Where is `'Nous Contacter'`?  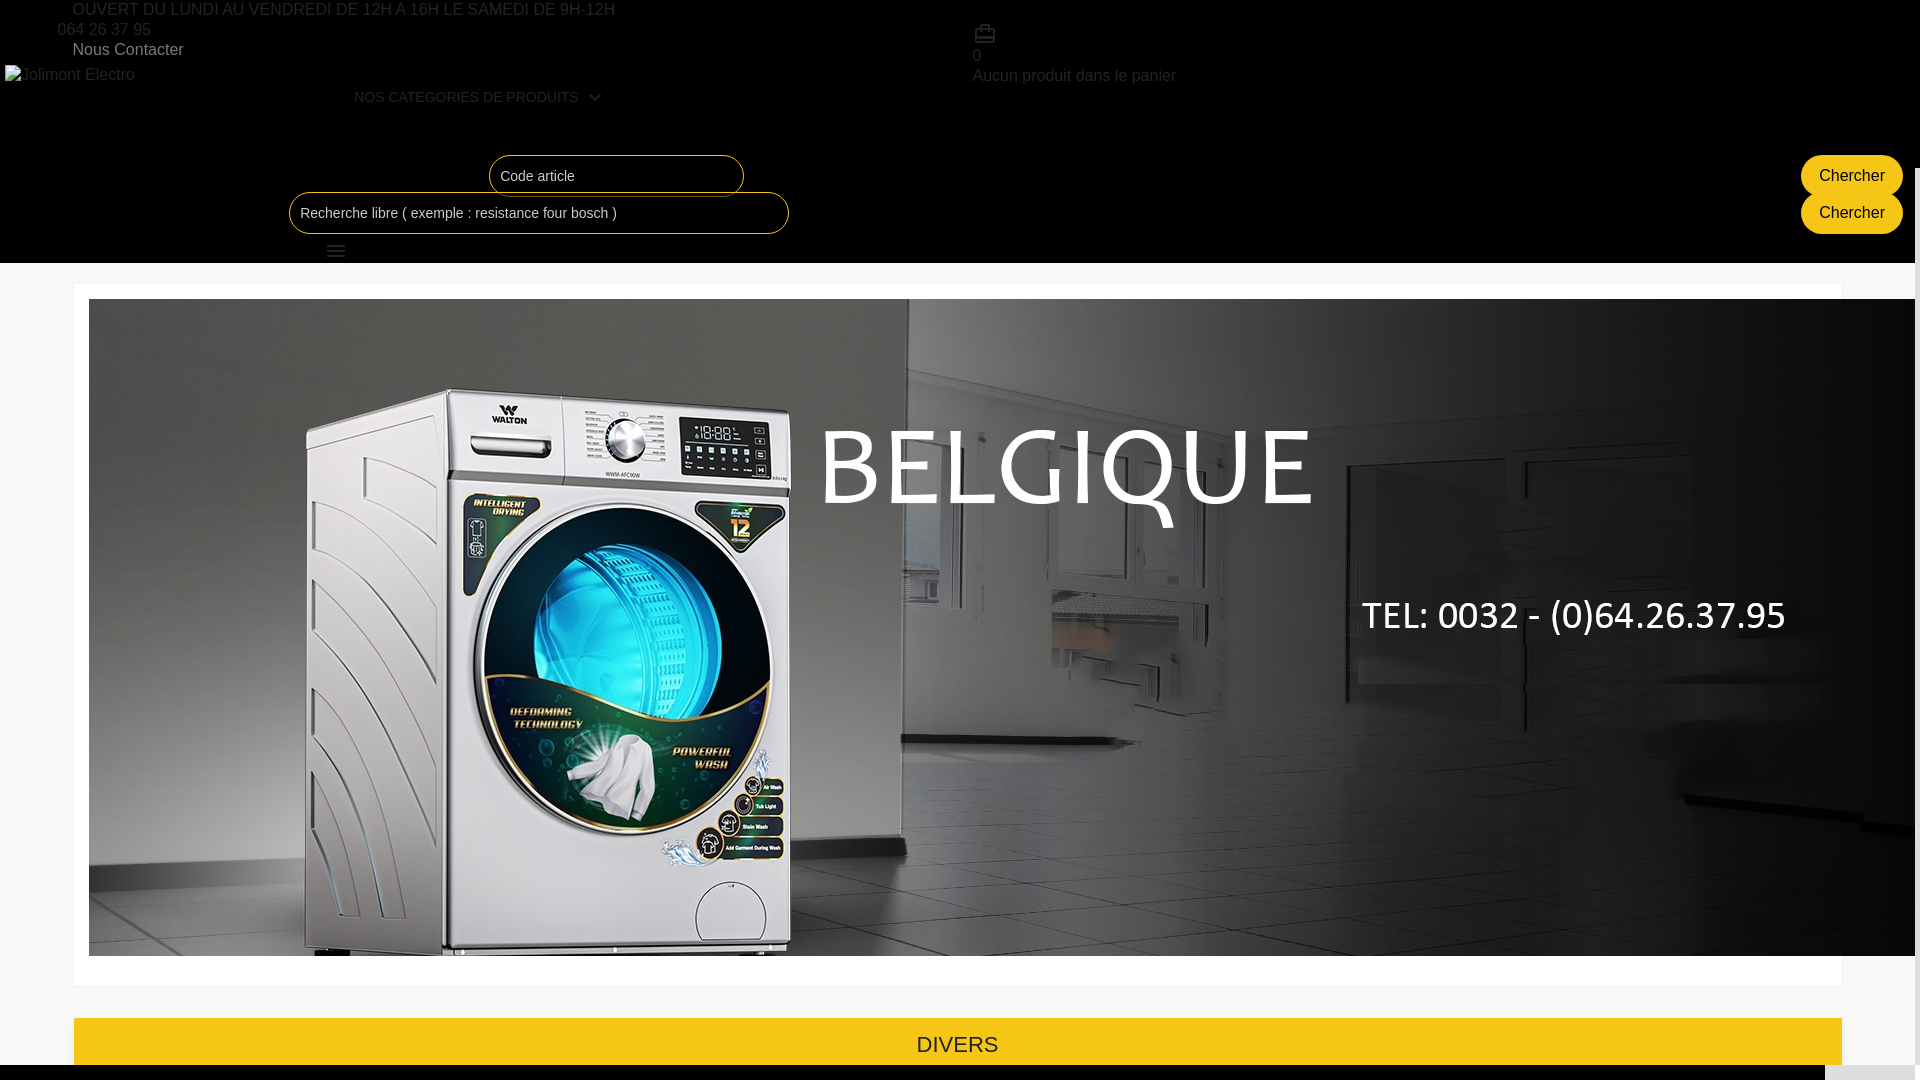 'Nous Contacter' is located at coordinates (126, 48).